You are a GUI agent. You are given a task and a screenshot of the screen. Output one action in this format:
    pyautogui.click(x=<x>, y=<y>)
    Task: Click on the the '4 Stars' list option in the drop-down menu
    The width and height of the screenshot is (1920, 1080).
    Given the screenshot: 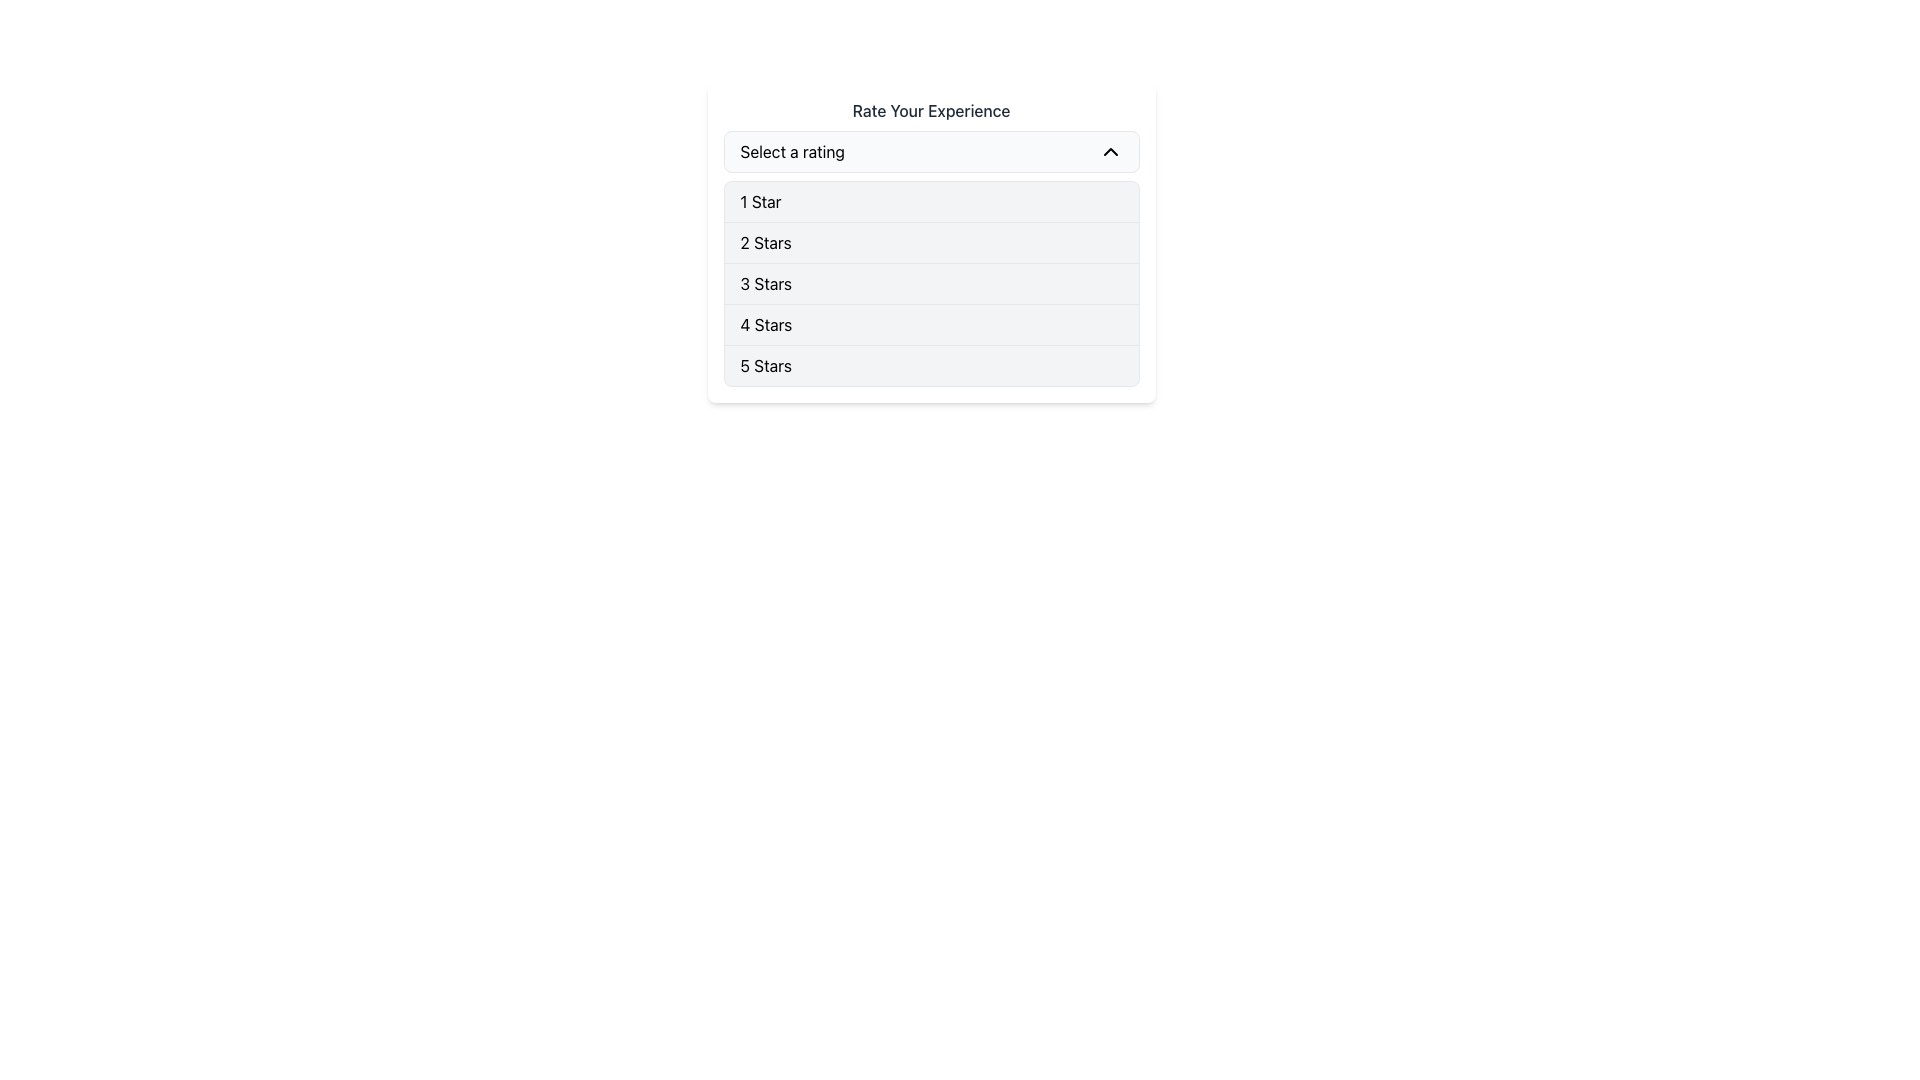 What is the action you would take?
    pyautogui.click(x=765, y=323)
    